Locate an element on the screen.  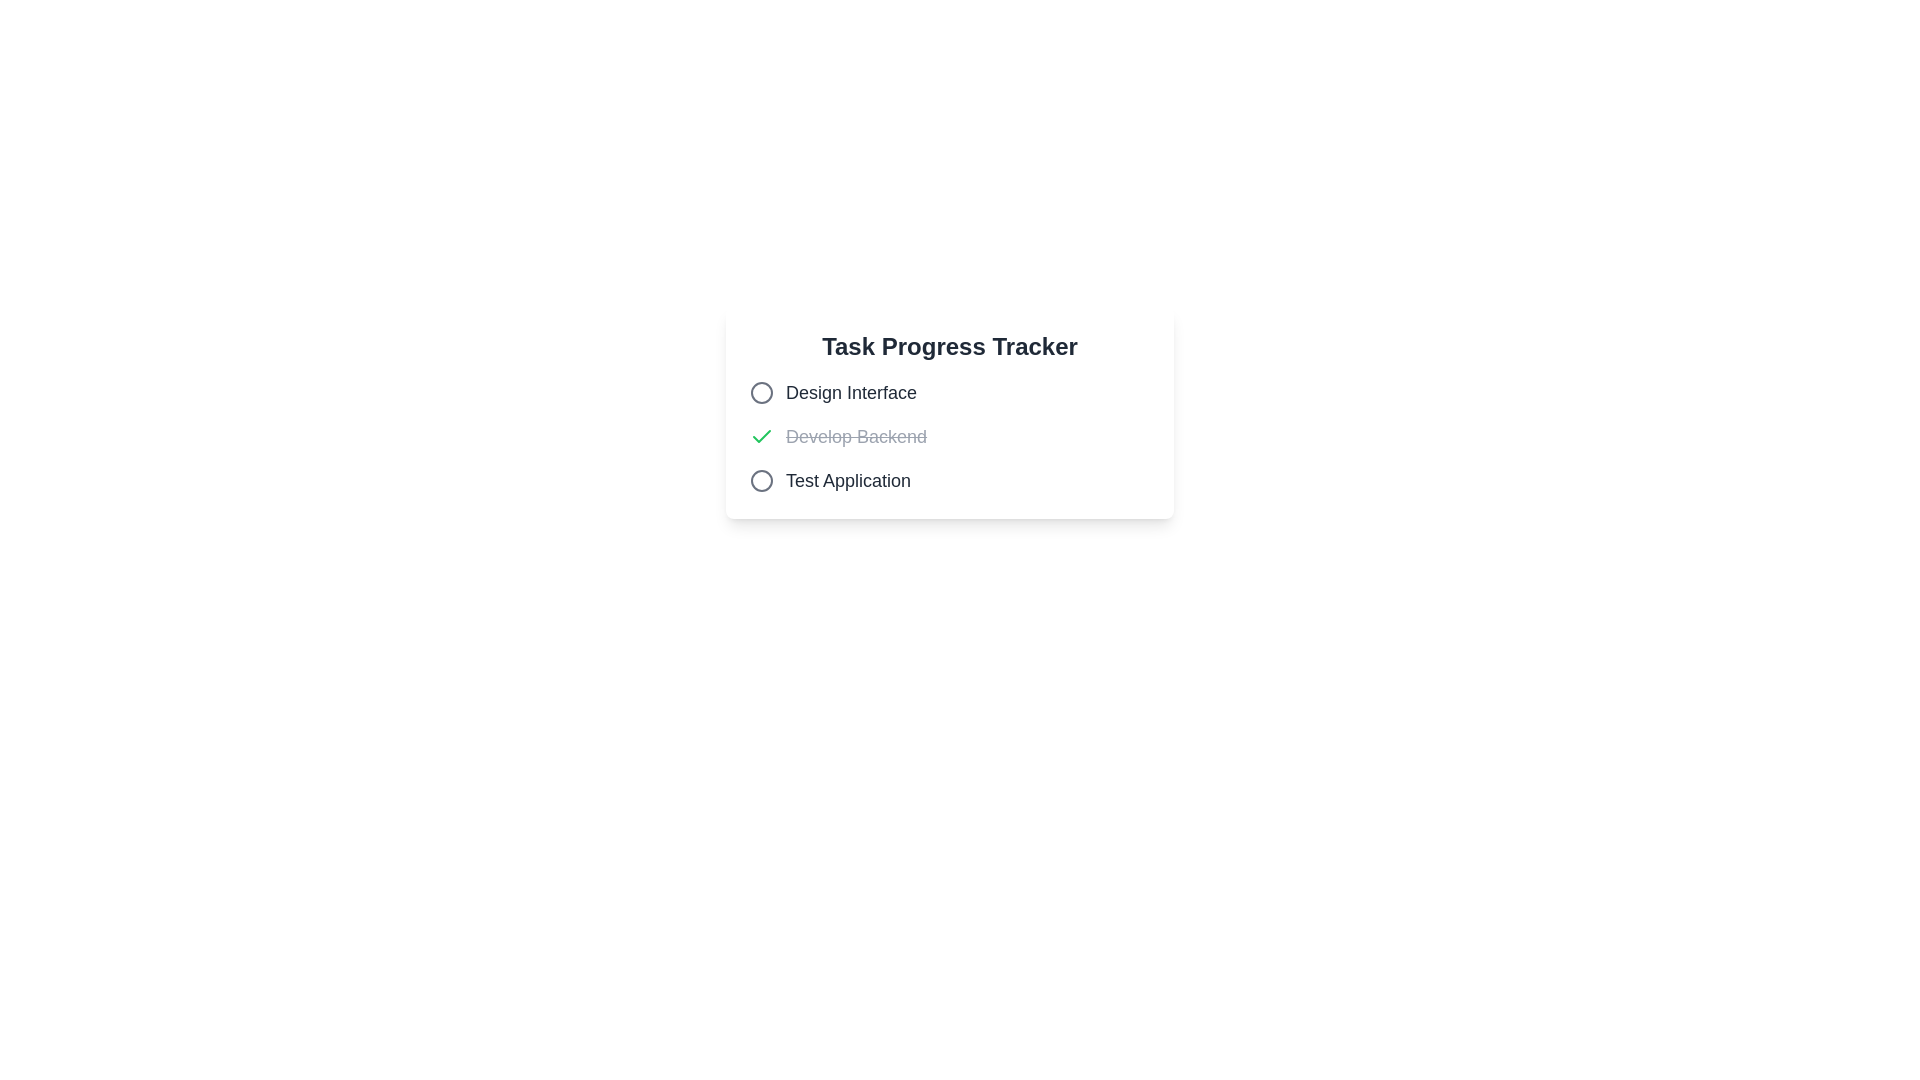
the SVG circle element that visually represents the progress or status of the associated task in the 'Task Progress Tracker' box, located at the top-left position aligned with the 'Design Interface' label is located at coordinates (761, 393).